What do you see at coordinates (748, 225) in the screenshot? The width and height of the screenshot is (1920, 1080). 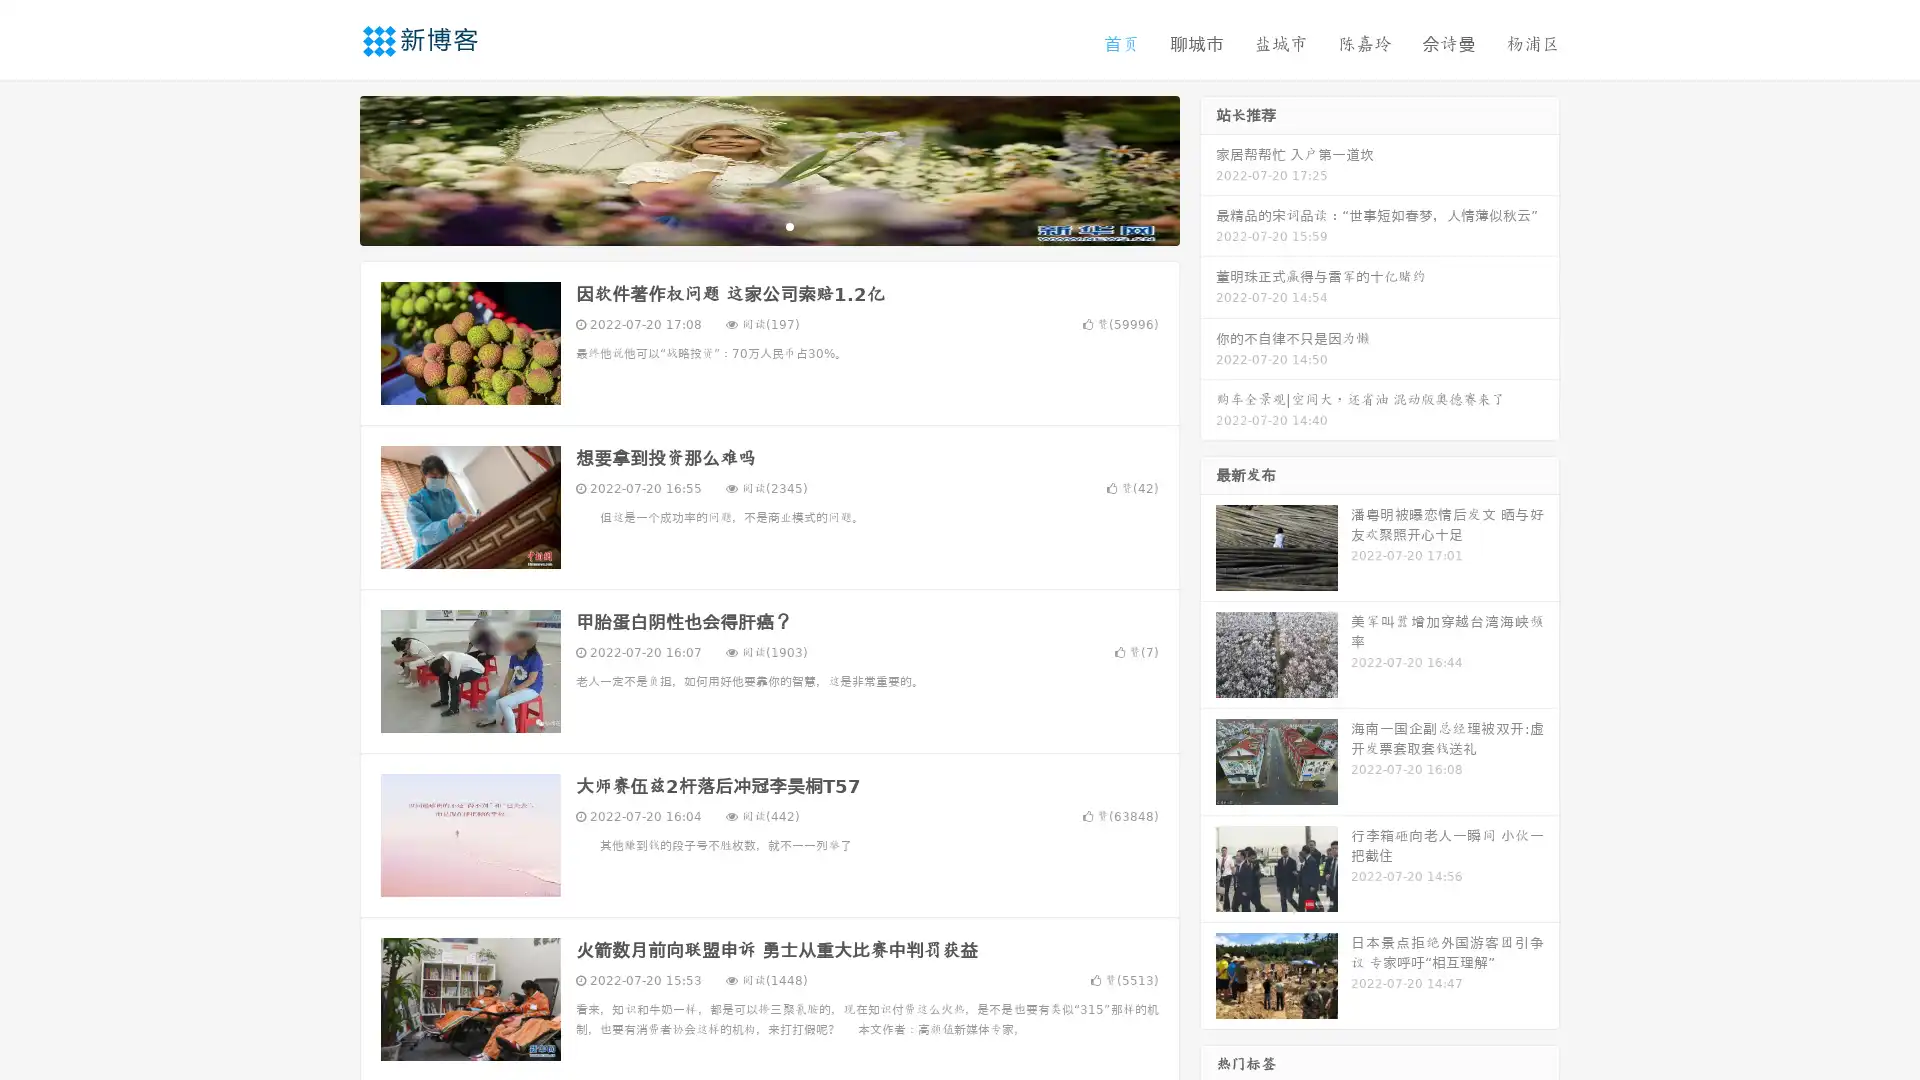 I see `Go to slide 1` at bounding box center [748, 225].